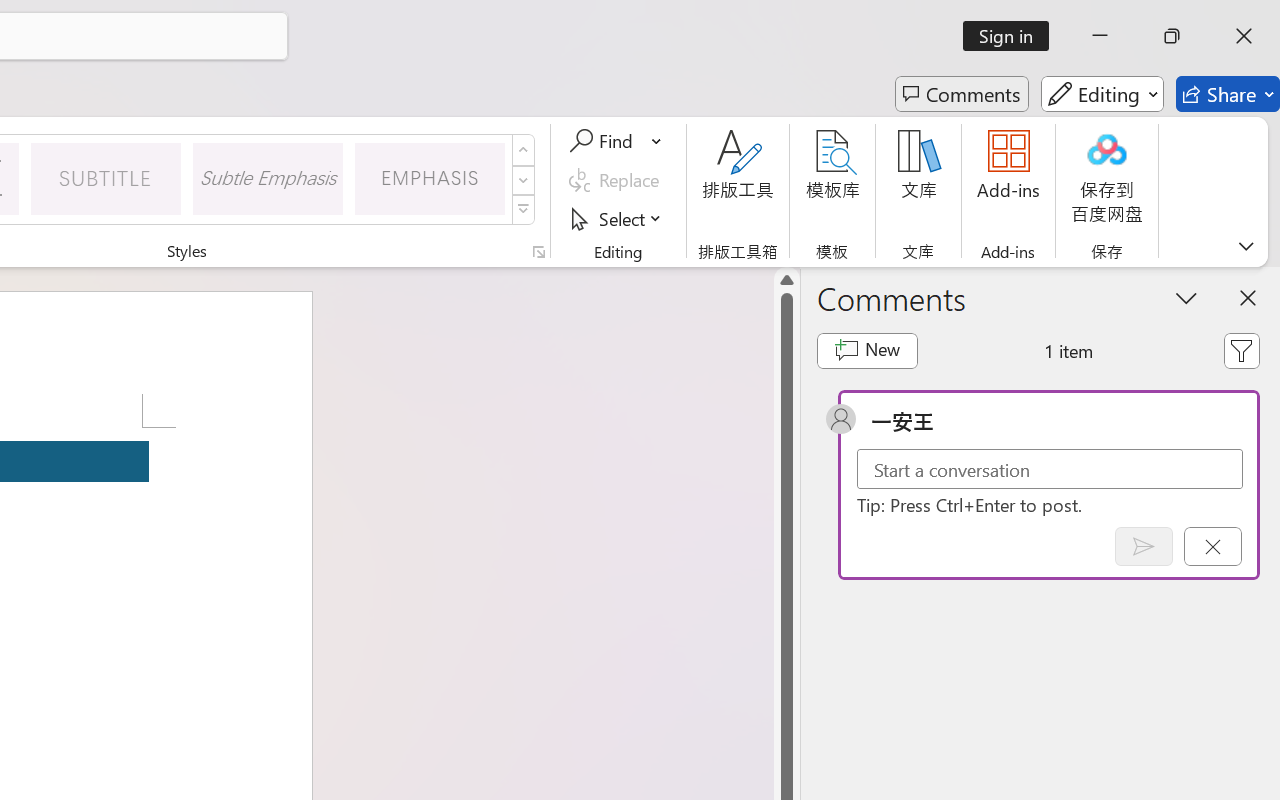  Describe the element at coordinates (1143, 546) in the screenshot. I see `'Post comment (Ctrl + Enter)'` at that location.